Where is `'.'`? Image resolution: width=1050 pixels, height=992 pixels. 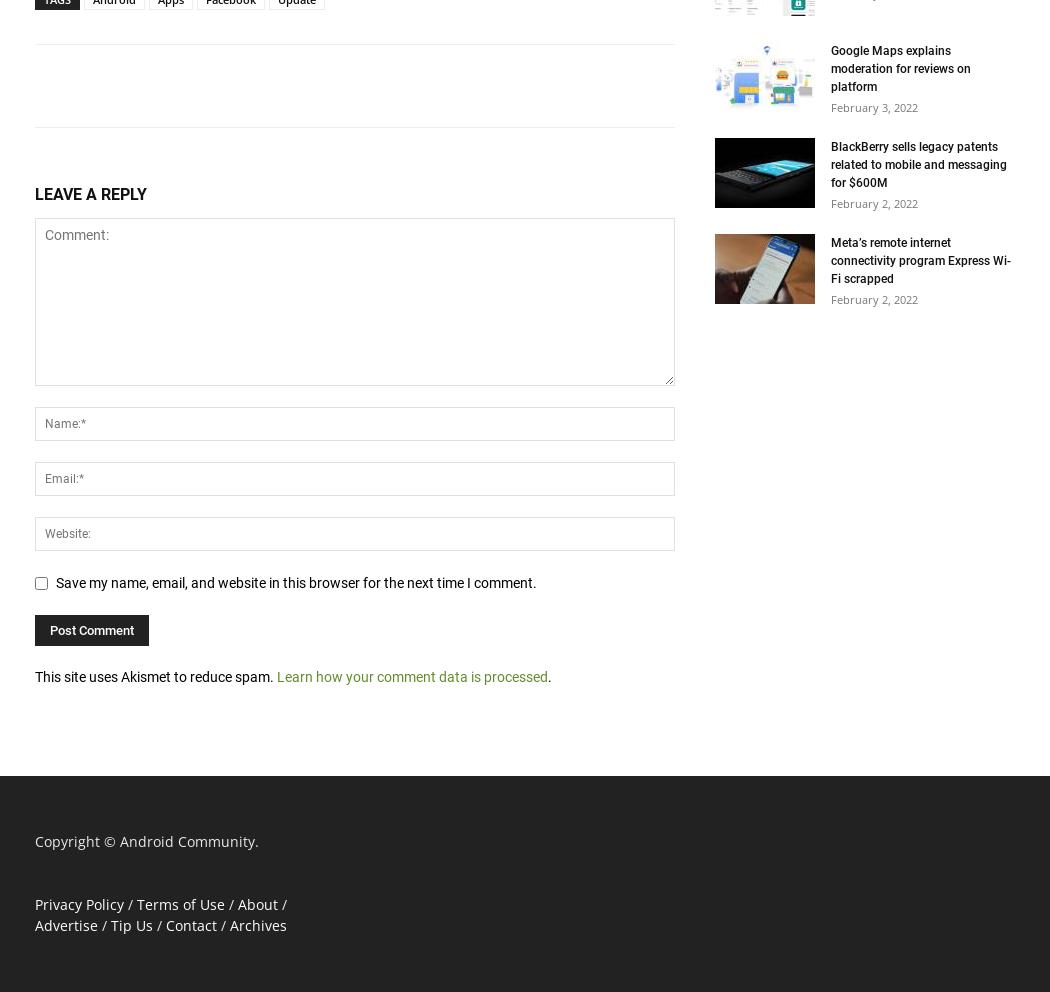 '.' is located at coordinates (549, 675).